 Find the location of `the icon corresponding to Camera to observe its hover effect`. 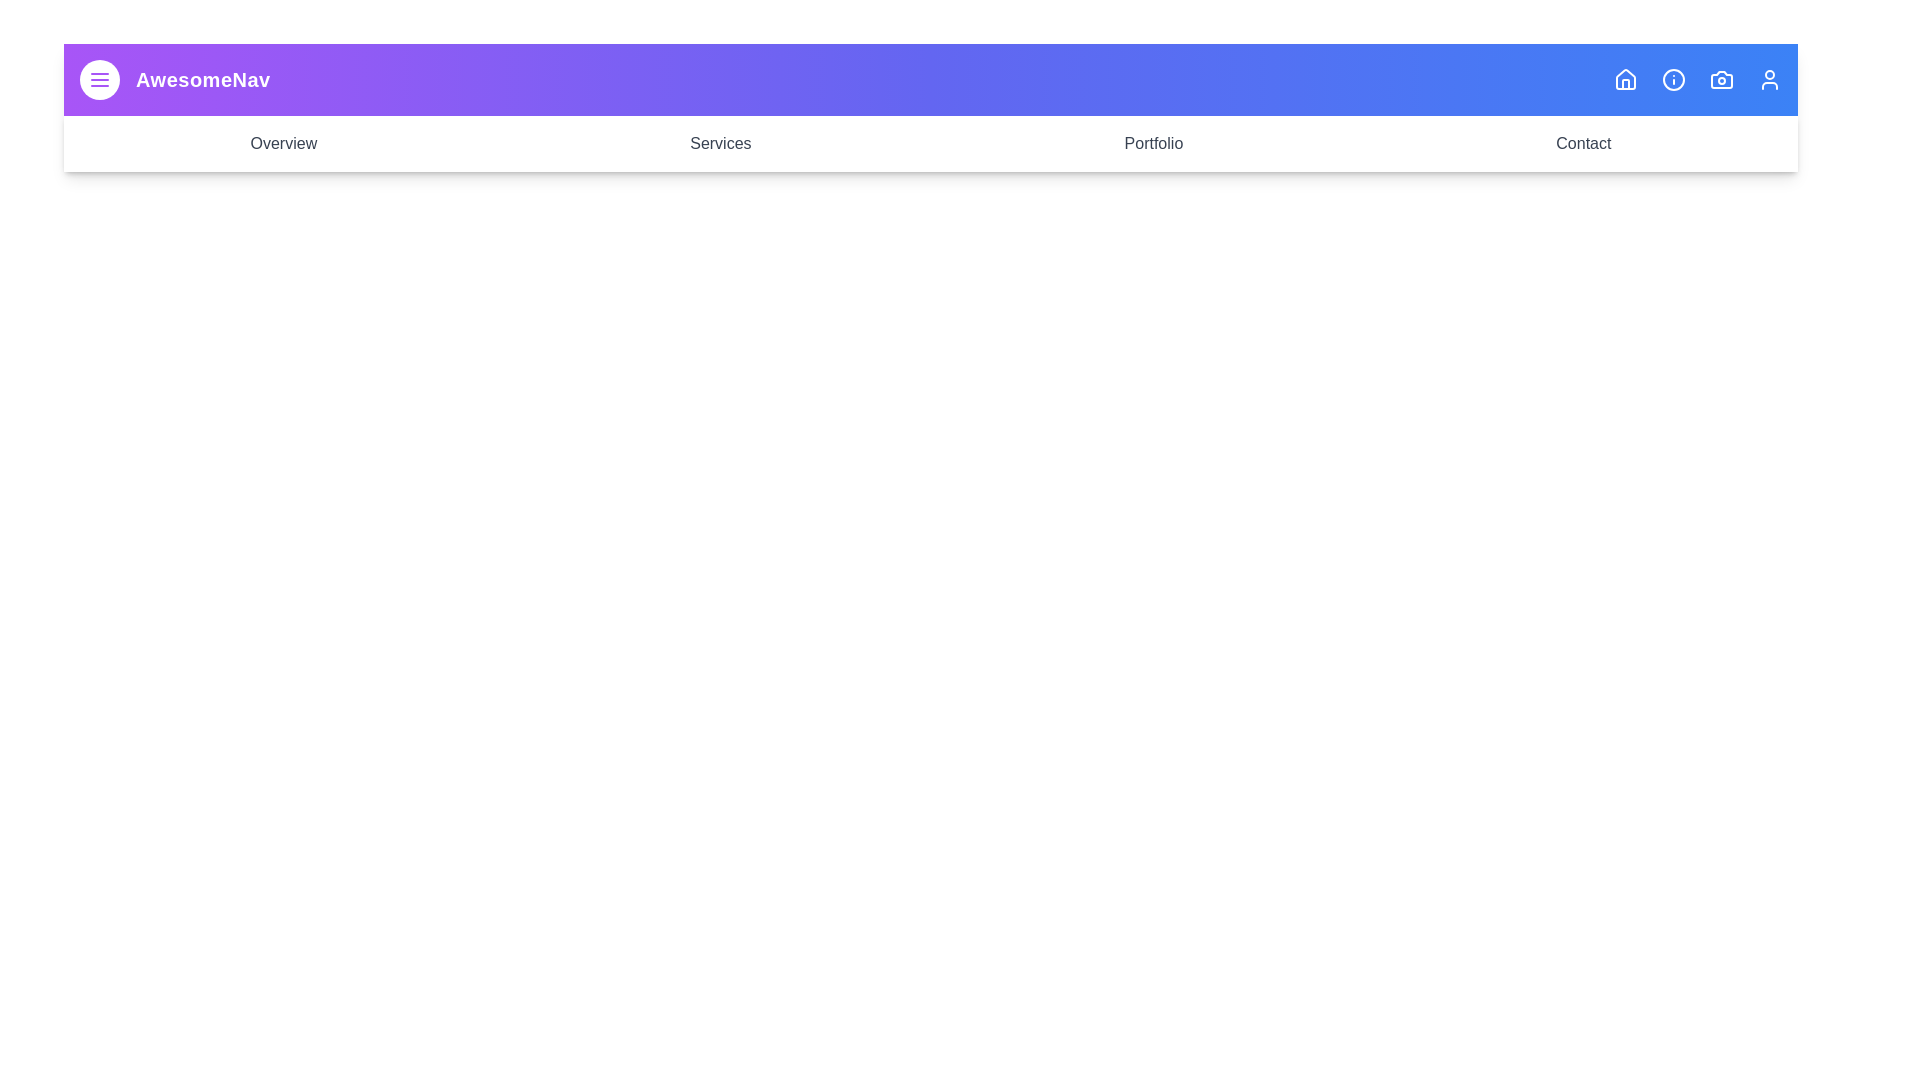

the icon corresponding to Camera to observe its hover effect is located at coordinates (1721, 79).